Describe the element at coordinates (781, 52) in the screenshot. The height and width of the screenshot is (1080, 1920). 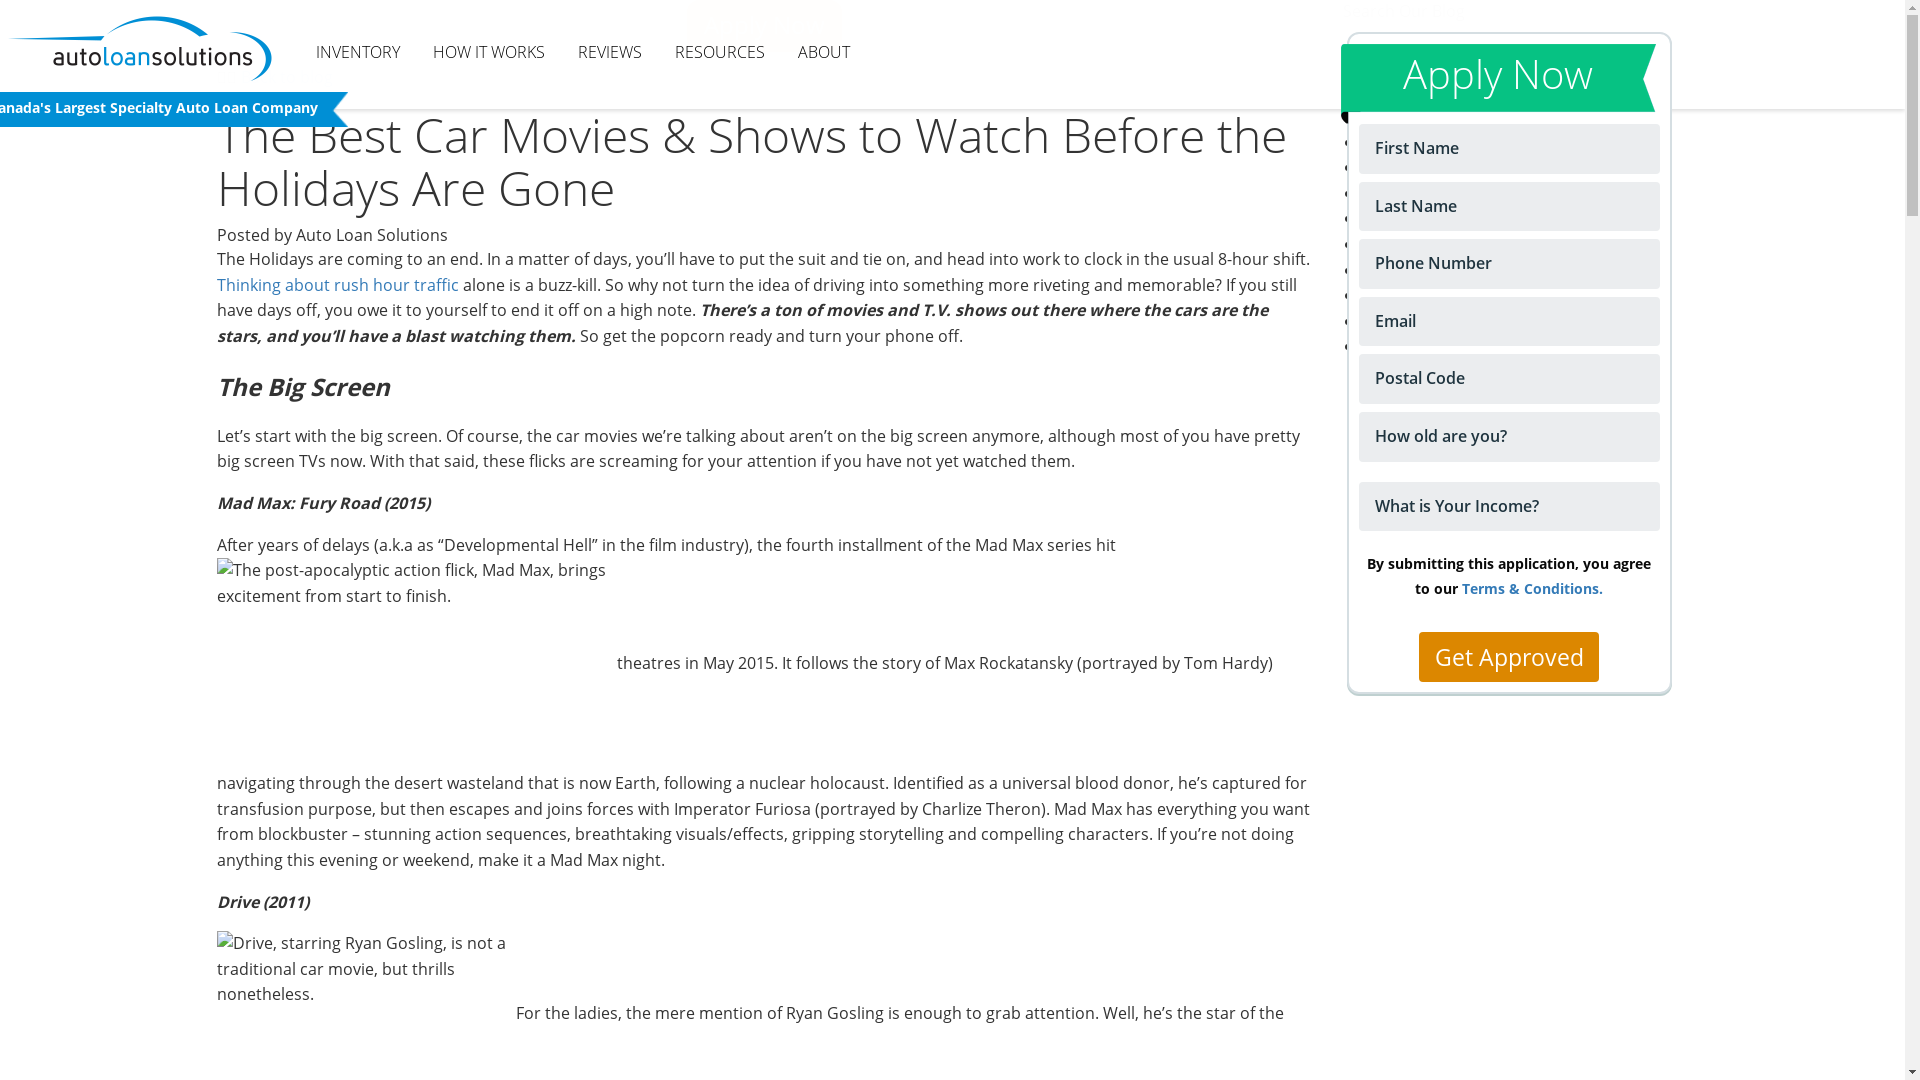
I see `'ABOUT'` at that location.